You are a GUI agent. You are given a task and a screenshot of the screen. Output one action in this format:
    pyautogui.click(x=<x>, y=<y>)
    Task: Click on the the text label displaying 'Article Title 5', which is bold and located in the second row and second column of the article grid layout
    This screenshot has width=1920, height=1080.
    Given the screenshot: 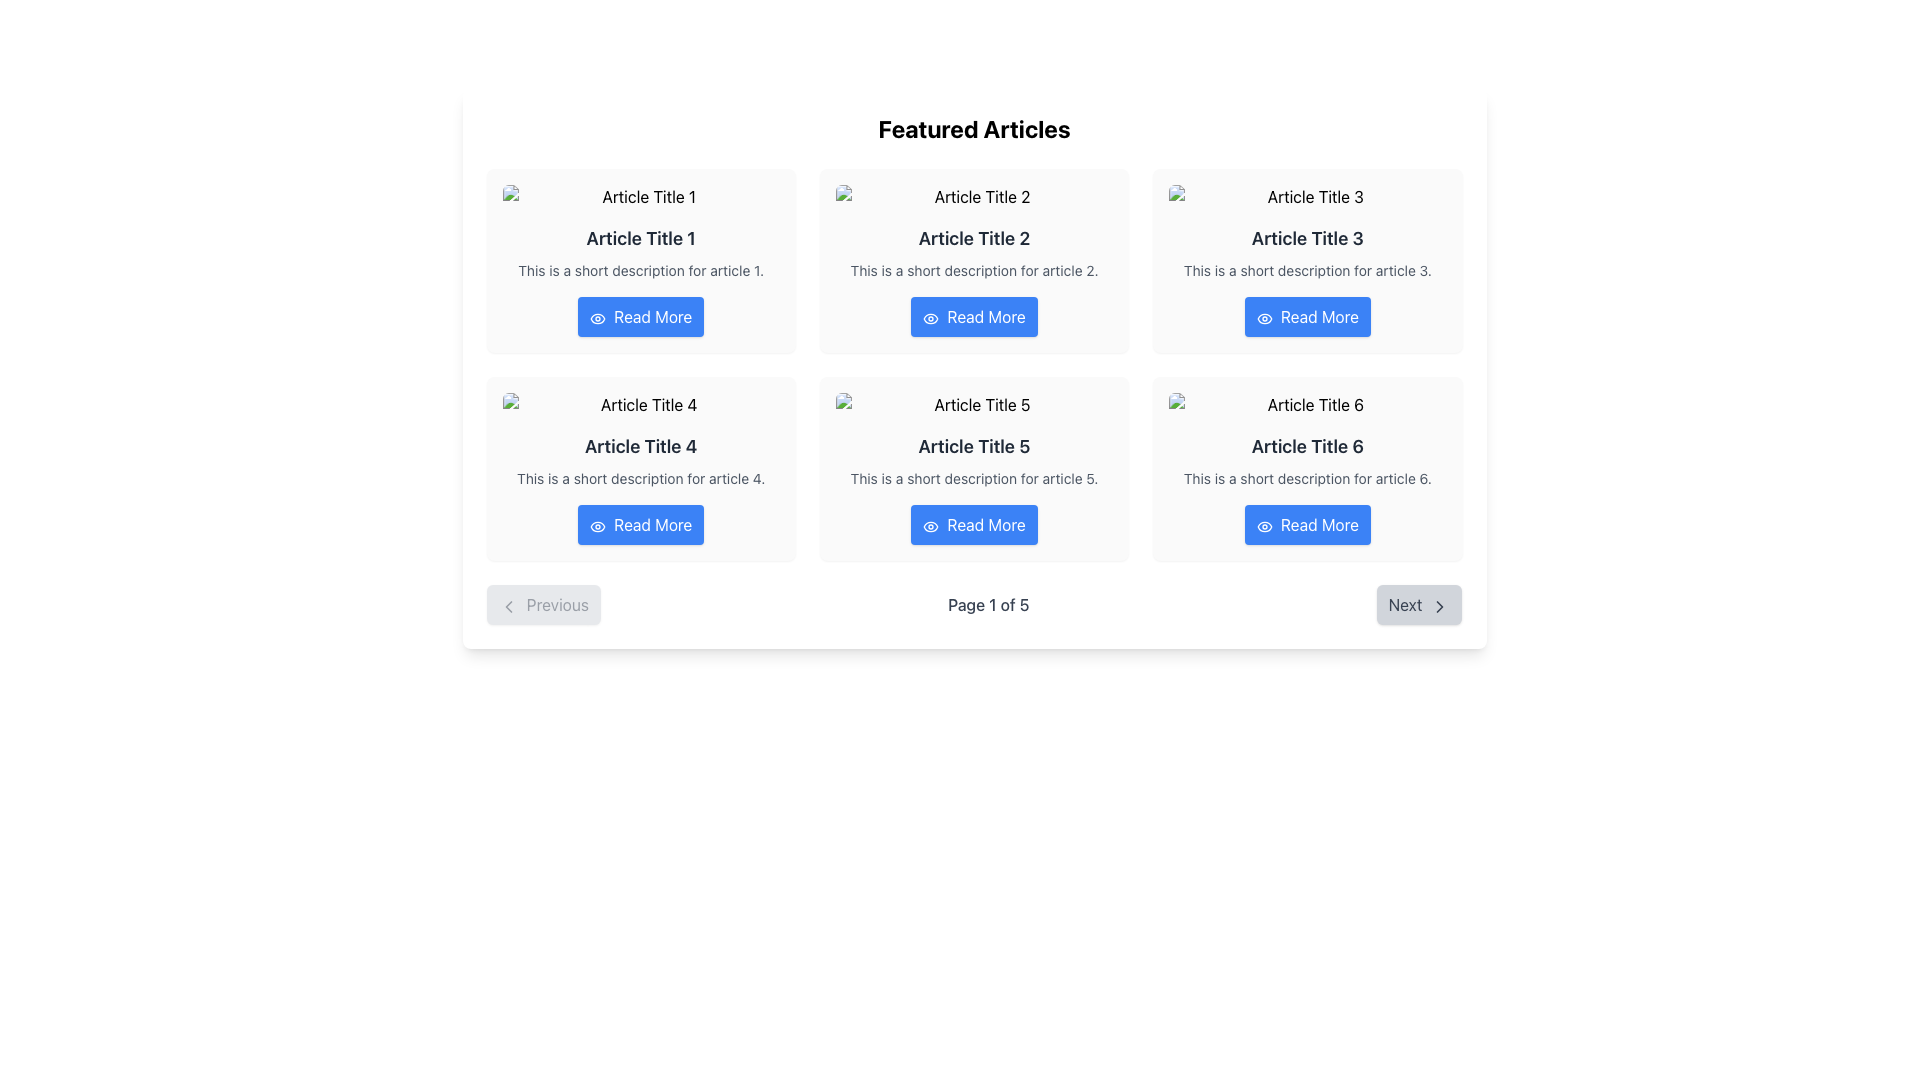 What is the action you would take?
    pyautogui.click(x=974, y=446)
    